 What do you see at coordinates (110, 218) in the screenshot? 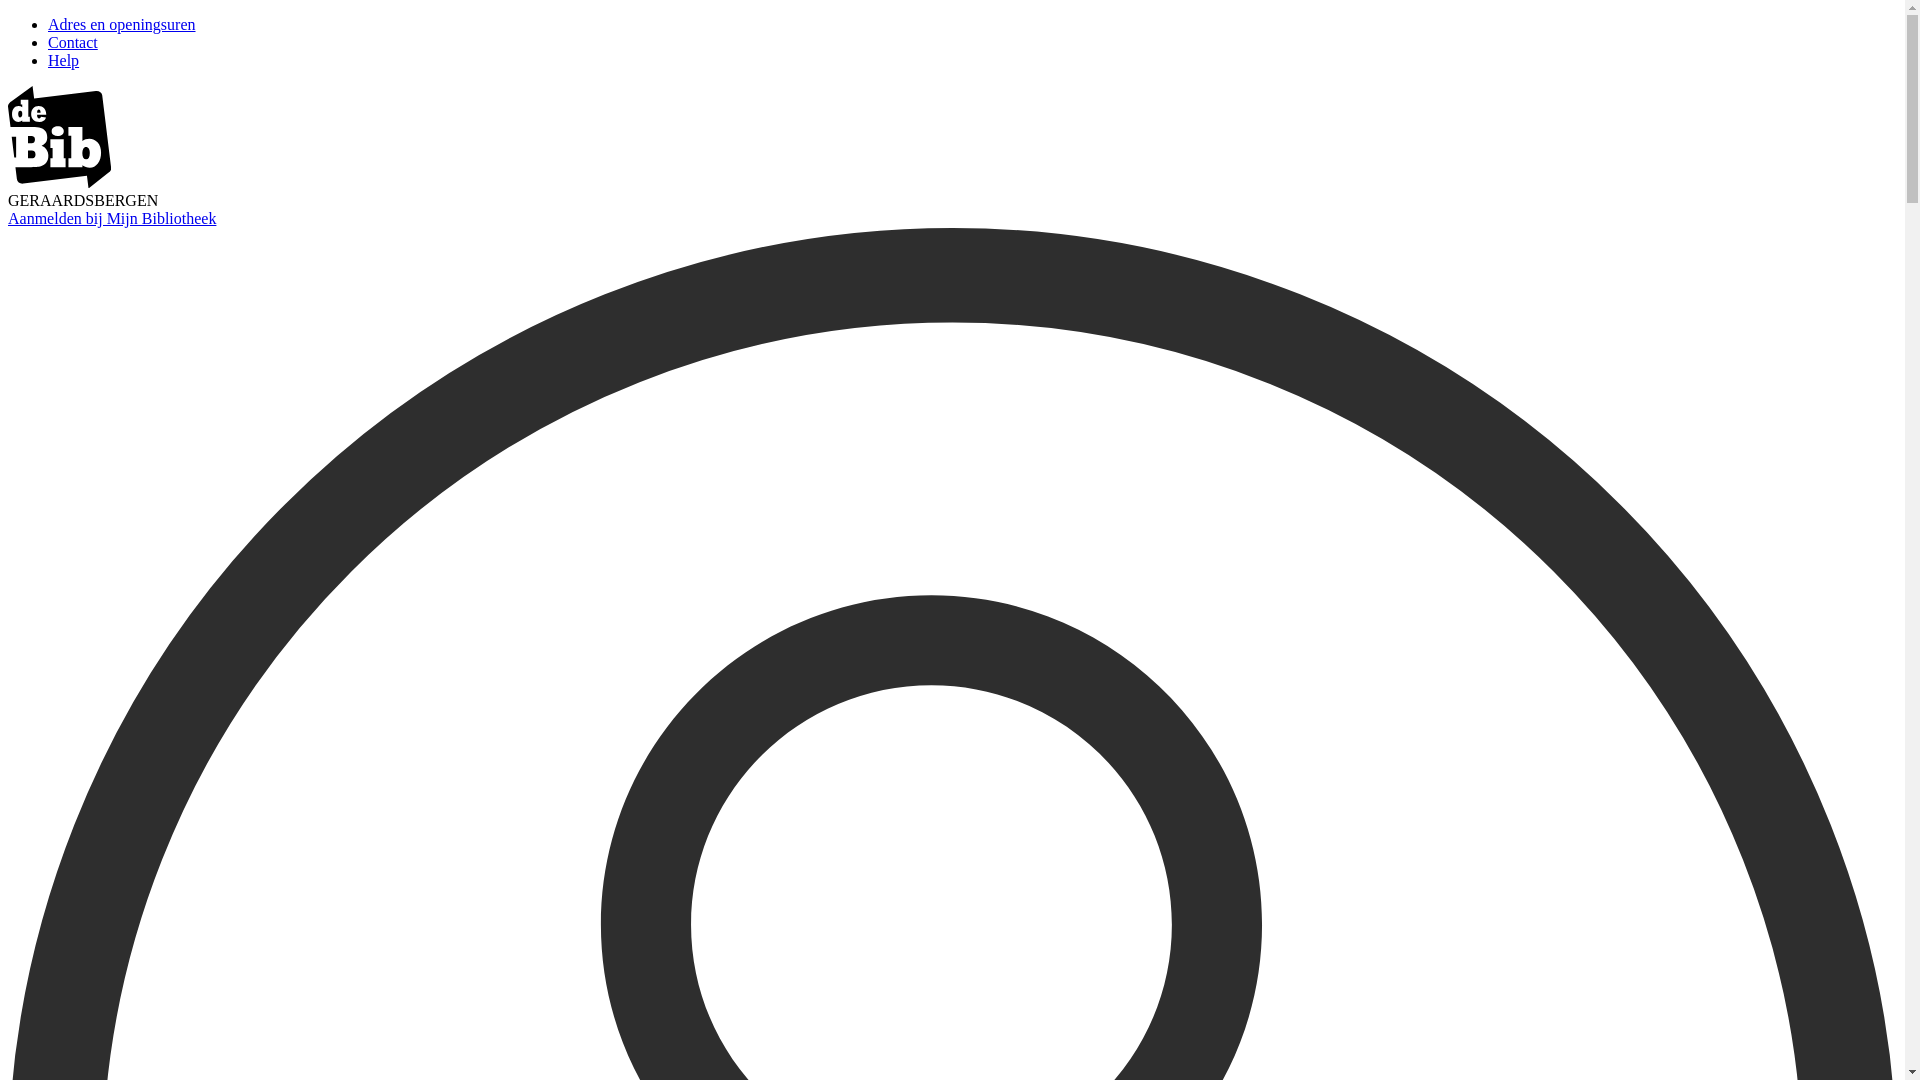
I see `'Aanmelden bij Mijn Bibliotheek'` at bounding box center [110, 218].